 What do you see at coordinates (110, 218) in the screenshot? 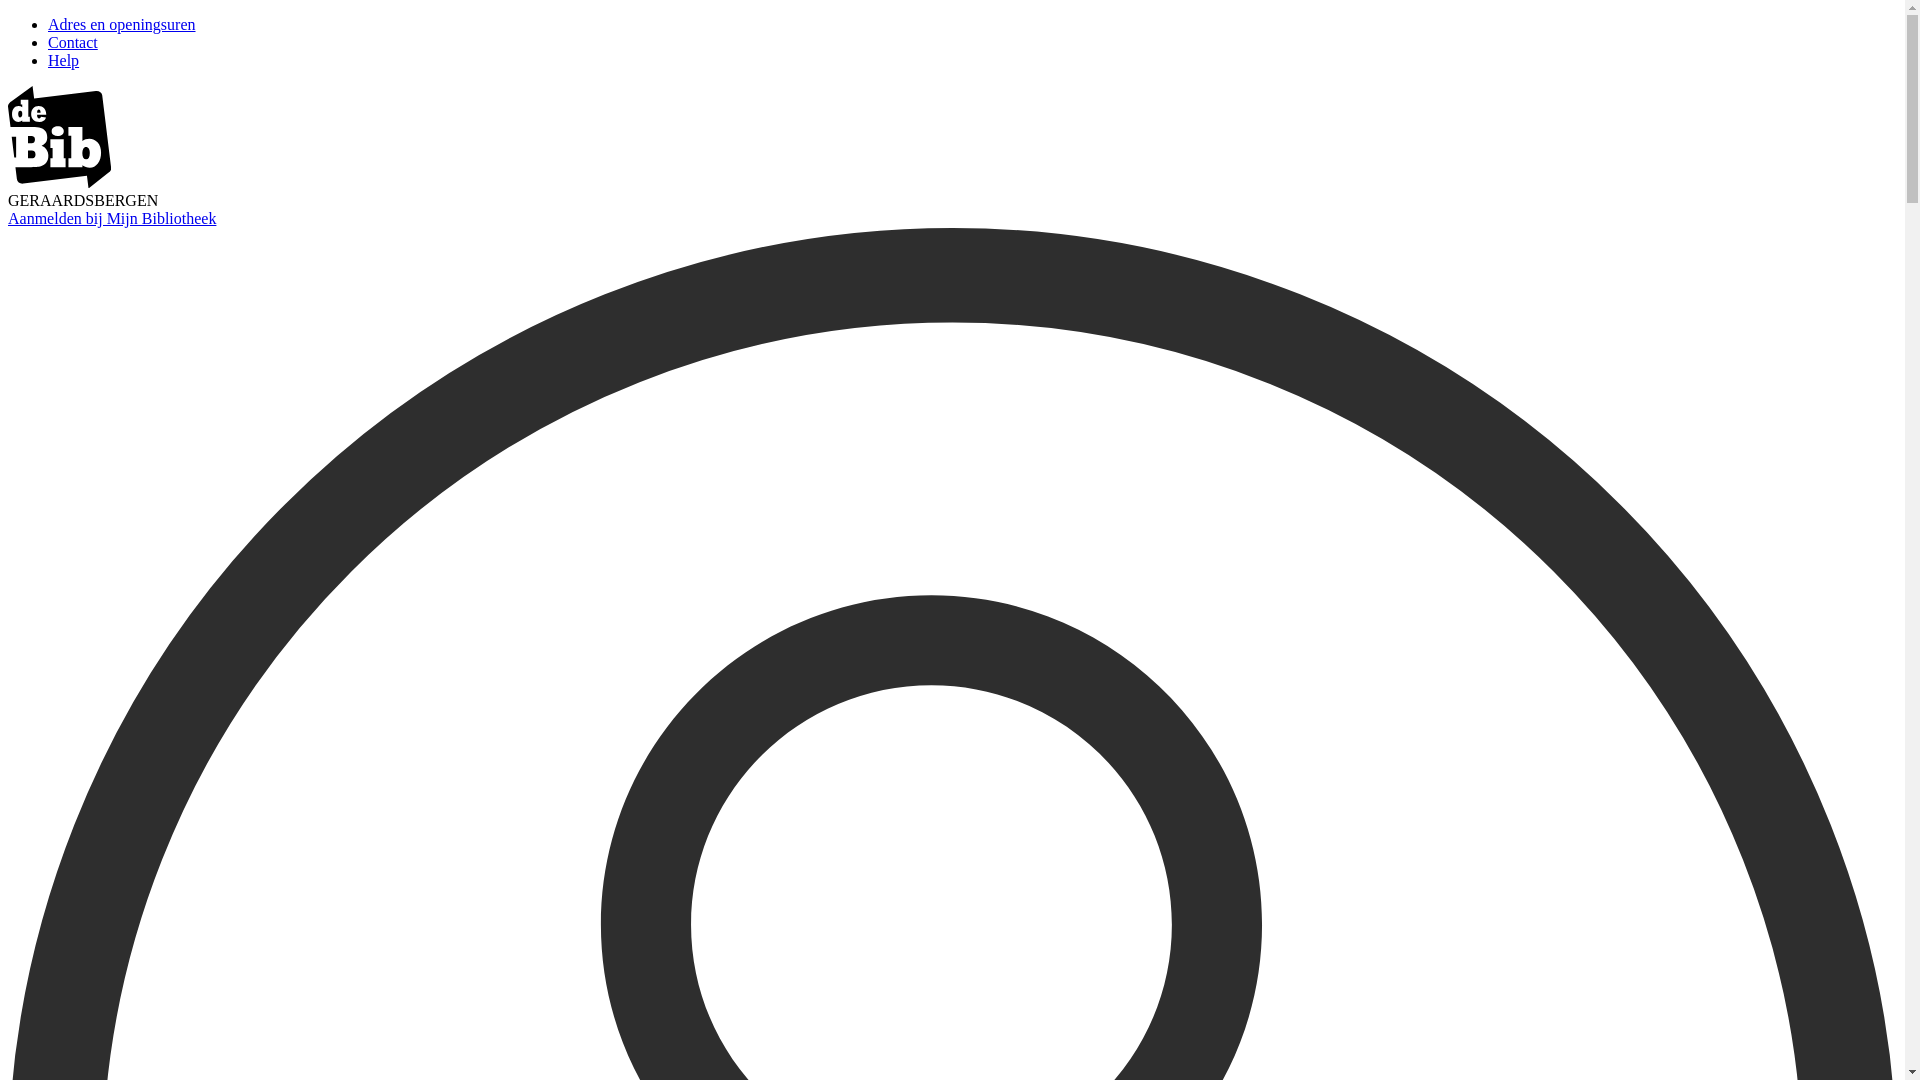
I see `'Aanmelden bij Mijn Bibliotheek'` at bounding box center [110, 218].